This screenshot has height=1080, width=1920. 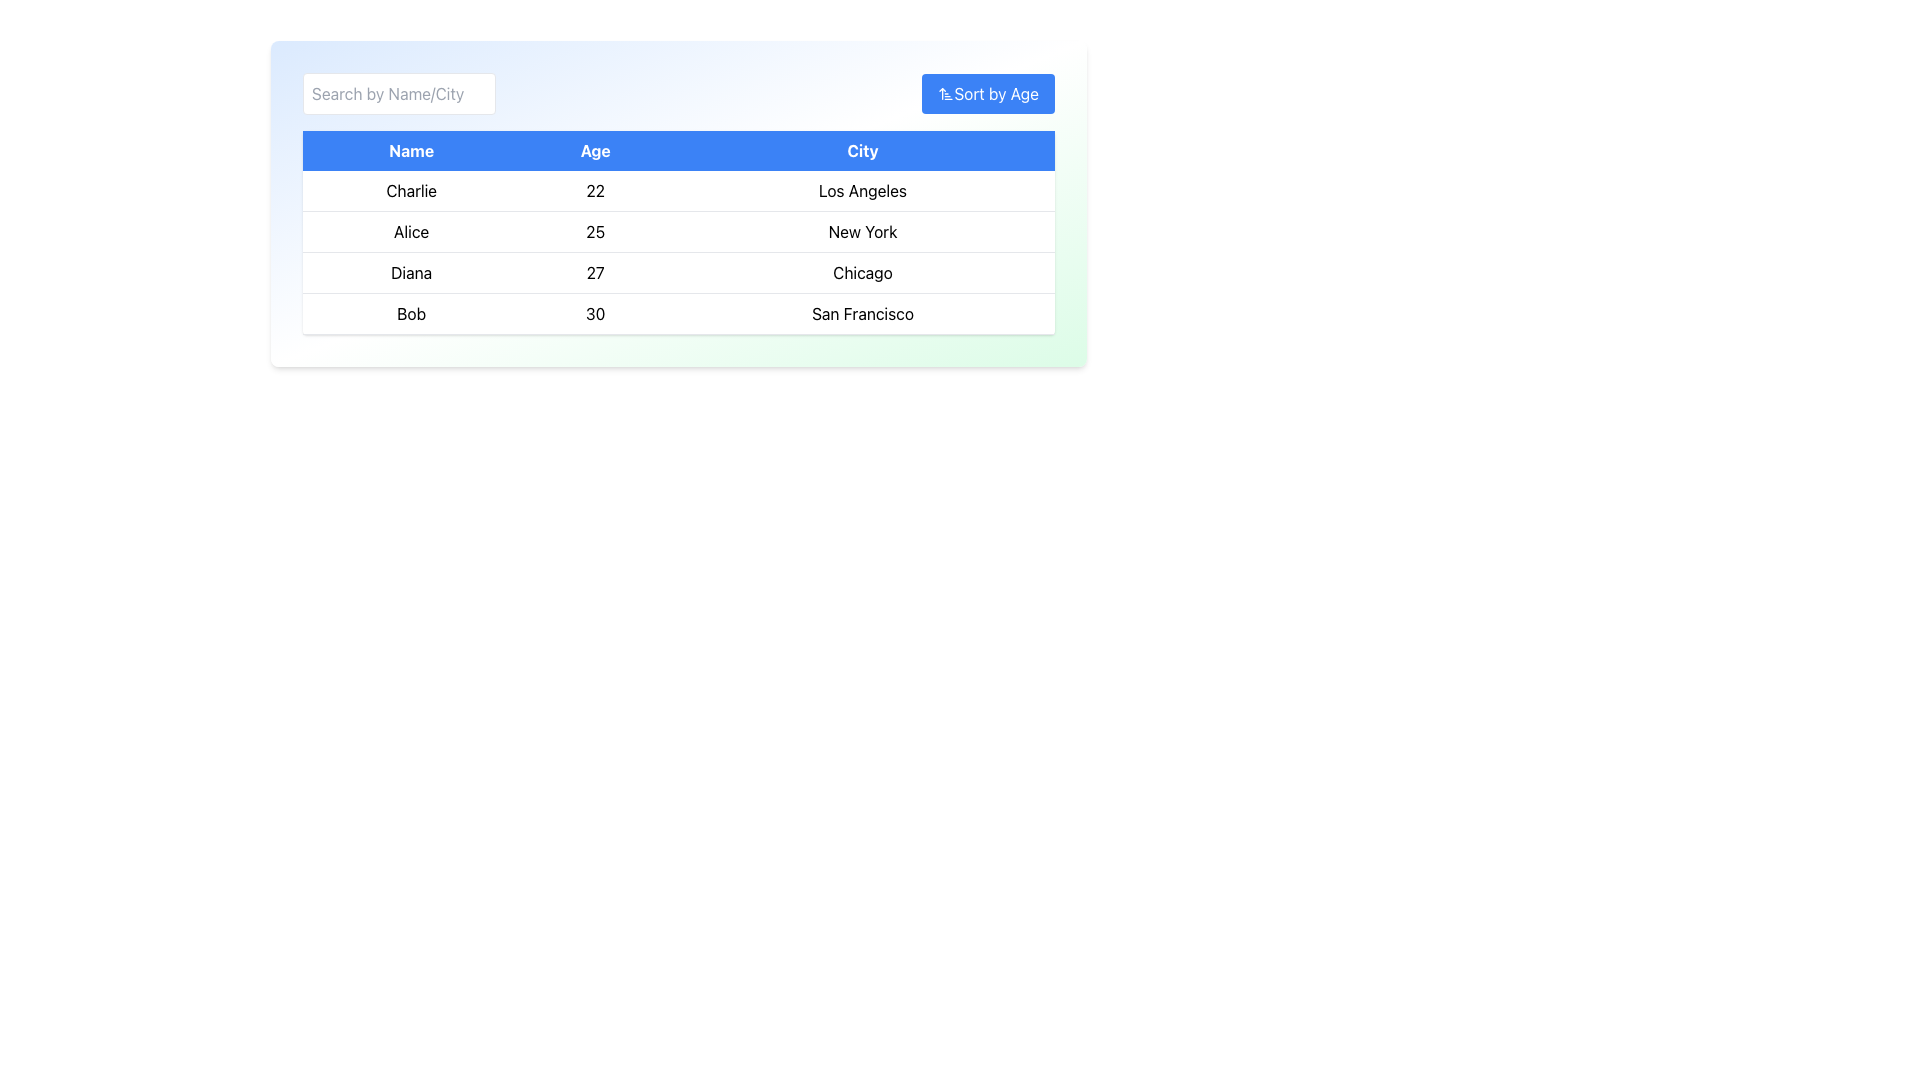 What do you see at coordinates (863, 191) in the screenshot?
I see `the static Text label displaying the city name 'Los Angeles' associated with 'Charlie' (Age: 22) in the table` at bounding box center [863, 191].